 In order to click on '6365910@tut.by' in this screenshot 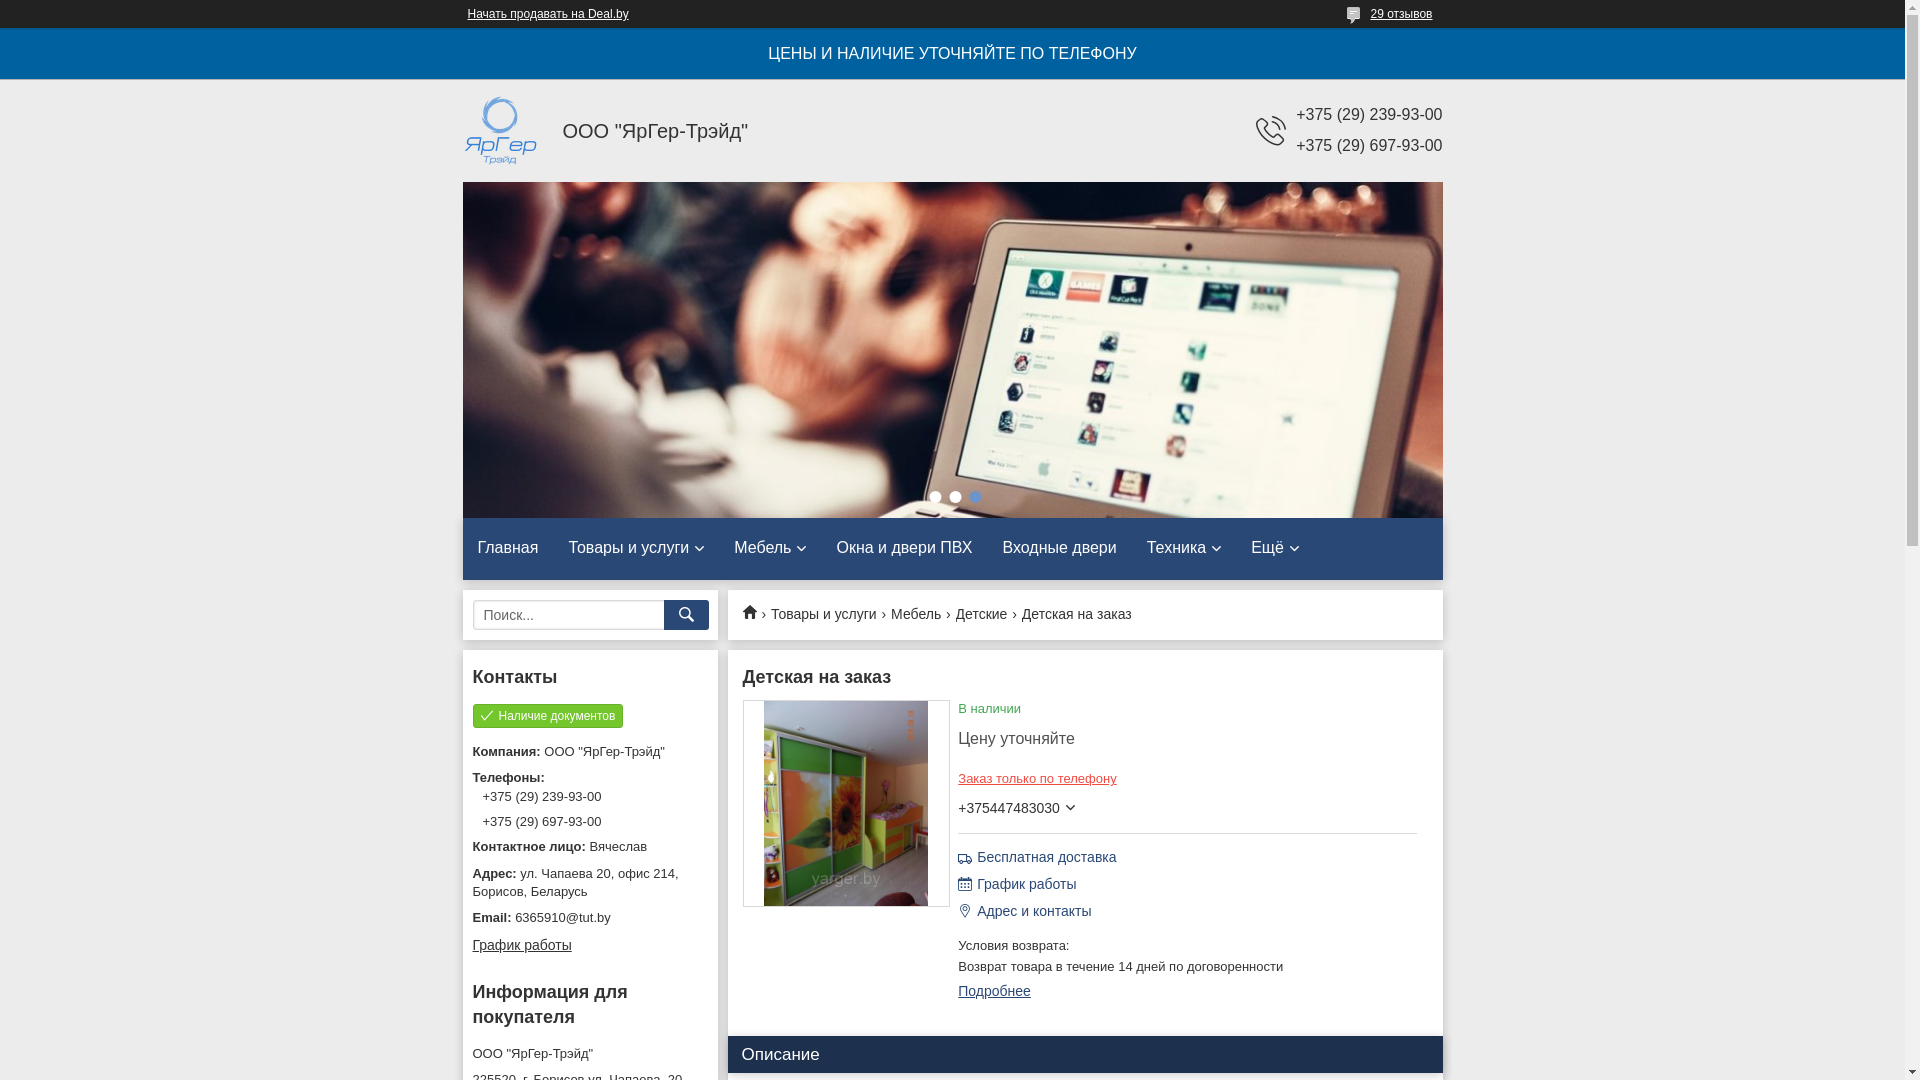, I will do `click(470, 918)`.